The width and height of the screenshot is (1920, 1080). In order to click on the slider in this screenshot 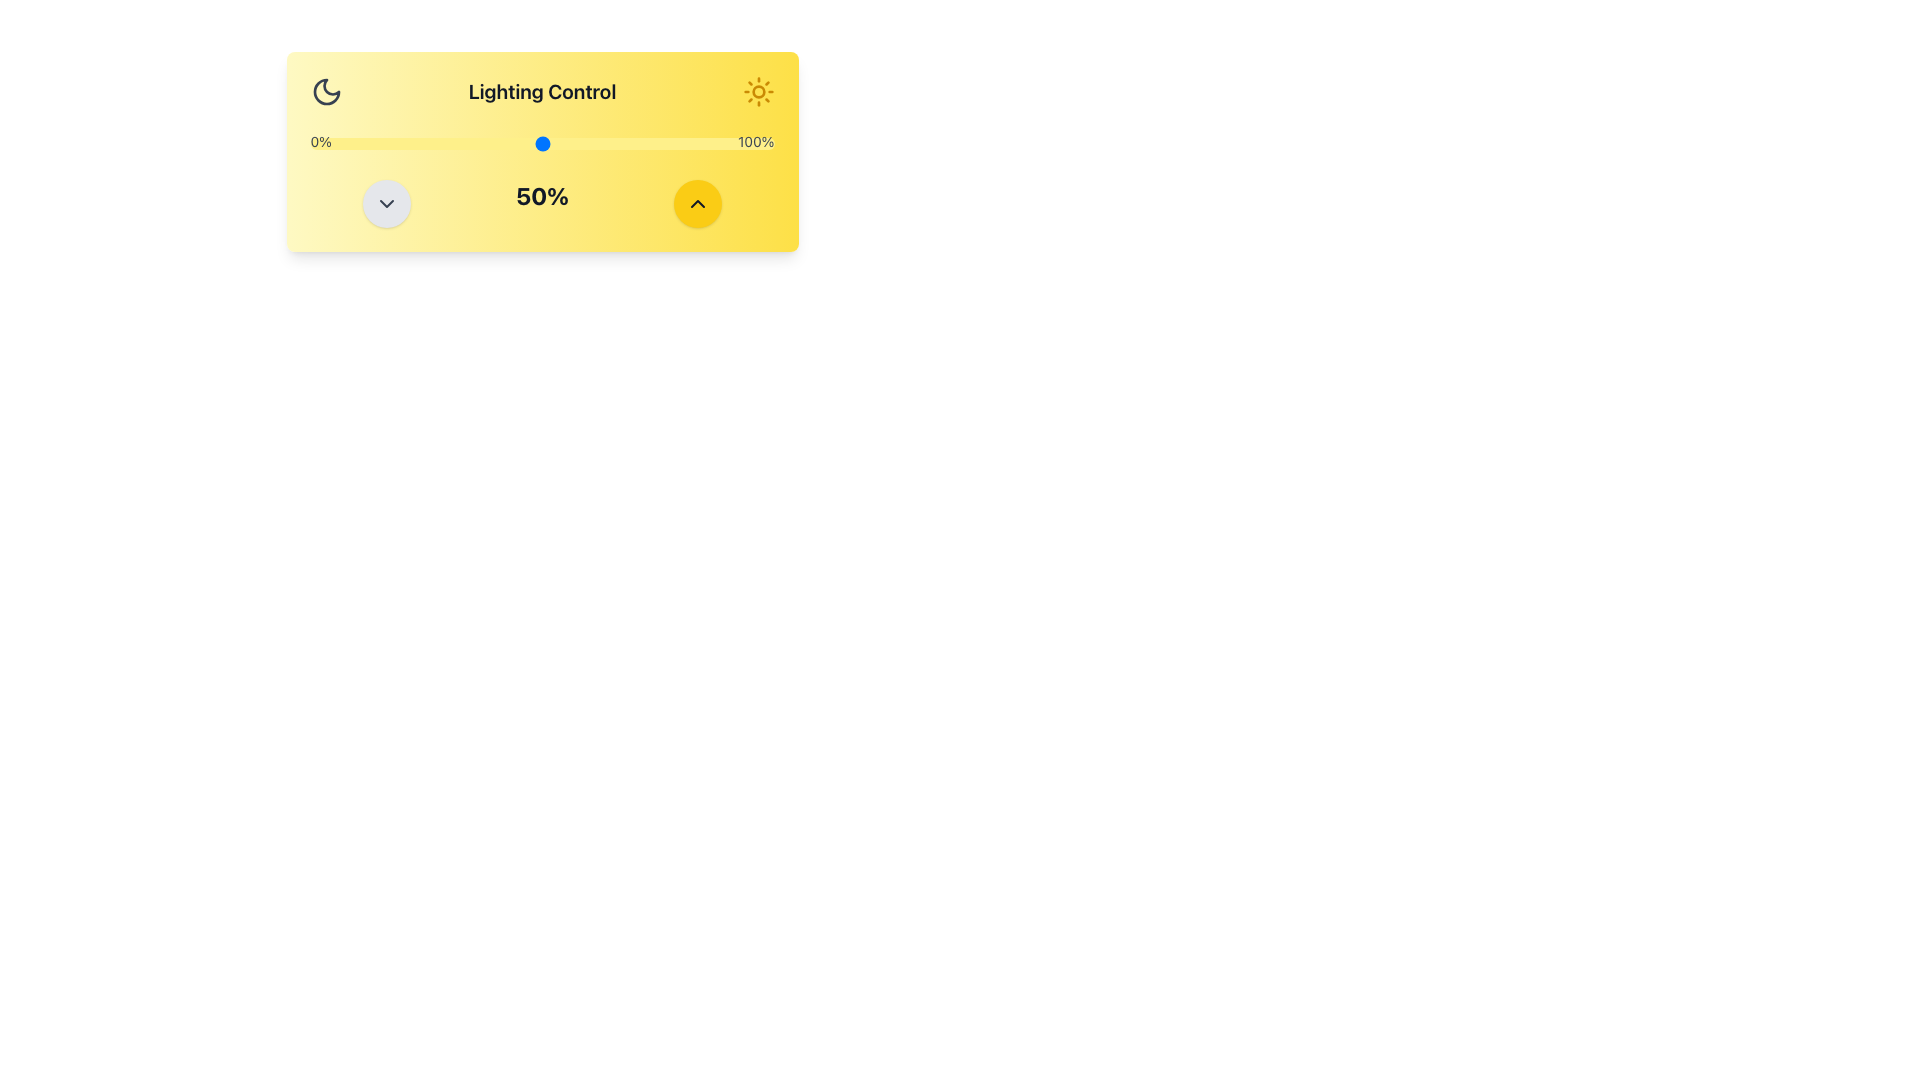, I will do `click(574, 142)`.